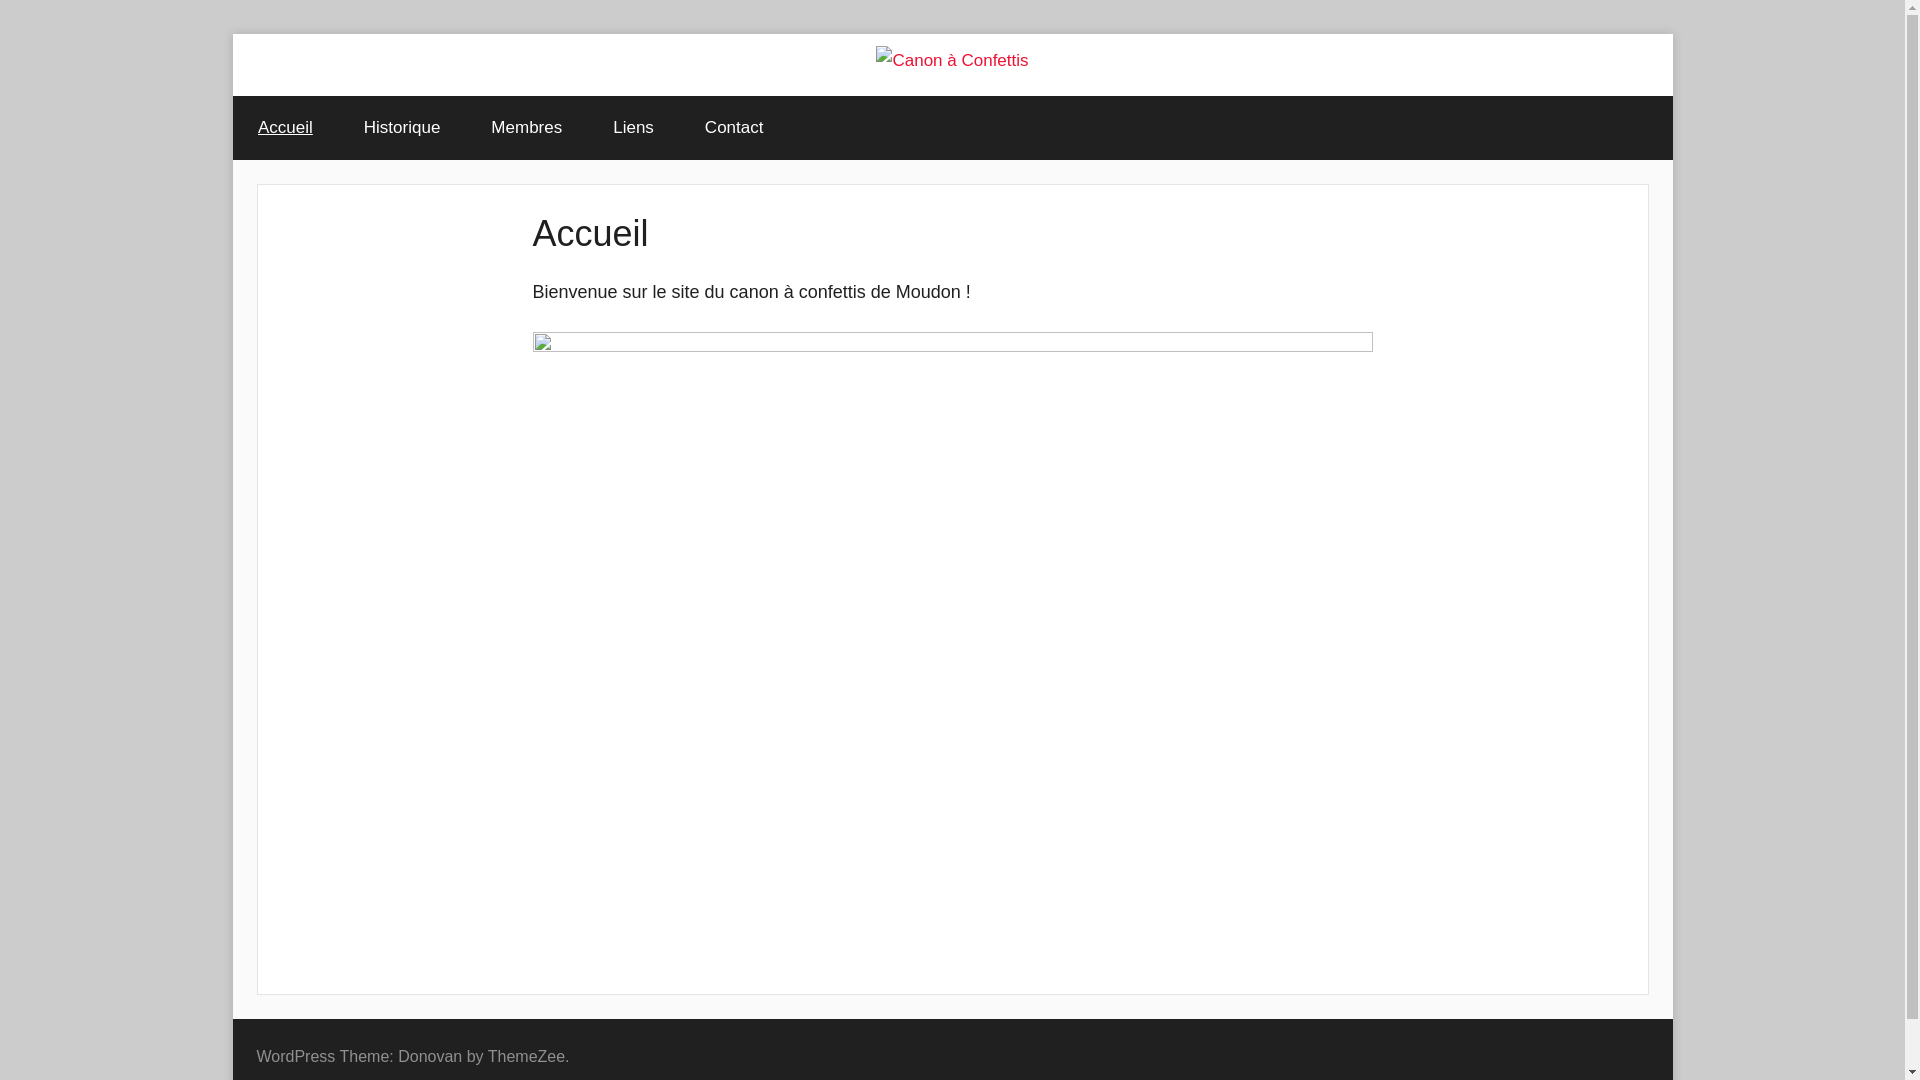 This screenshot has width=1920, height=1080. What do you see at coordinates (231, 127) in the screenshot?
I see `'Accueil'` at bounding box center [231, 127].